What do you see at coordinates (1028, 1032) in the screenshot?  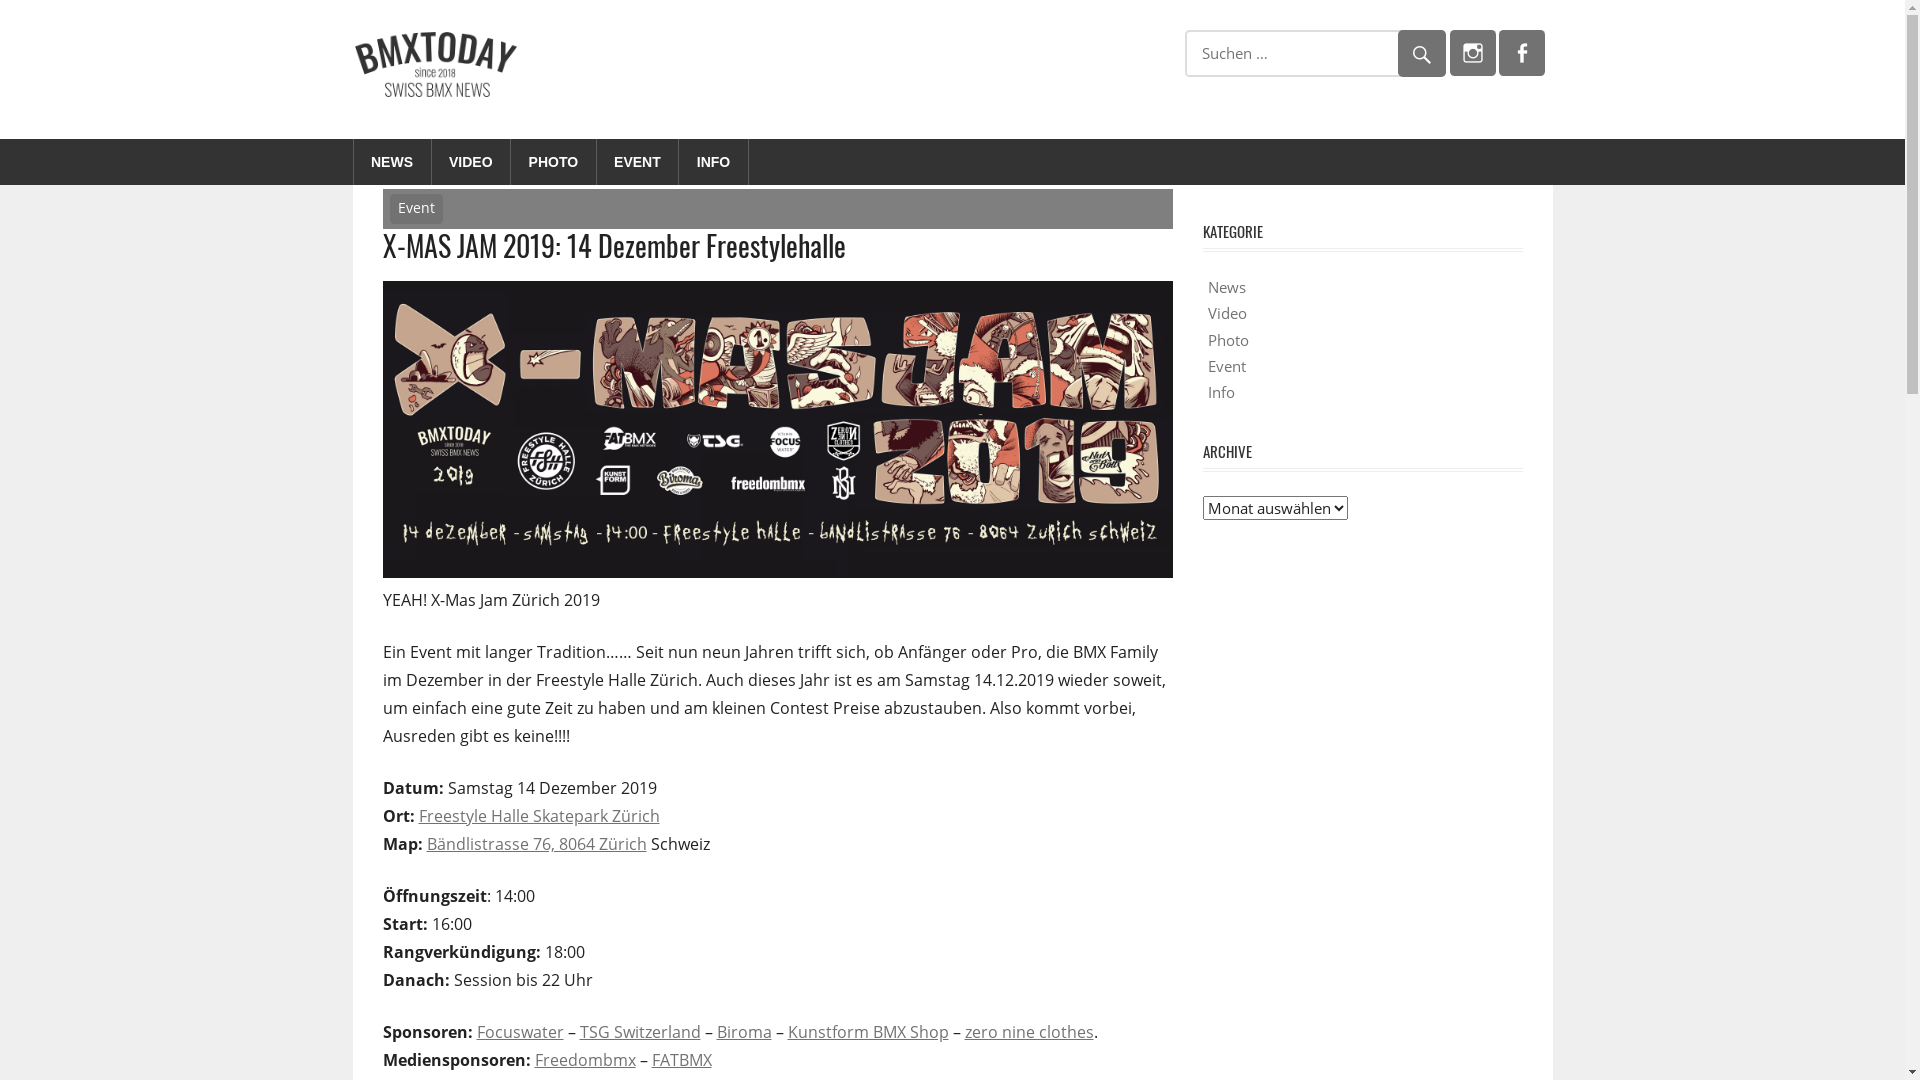 I see `'zero nine clothes'` at bounding box center [1028, 1032].